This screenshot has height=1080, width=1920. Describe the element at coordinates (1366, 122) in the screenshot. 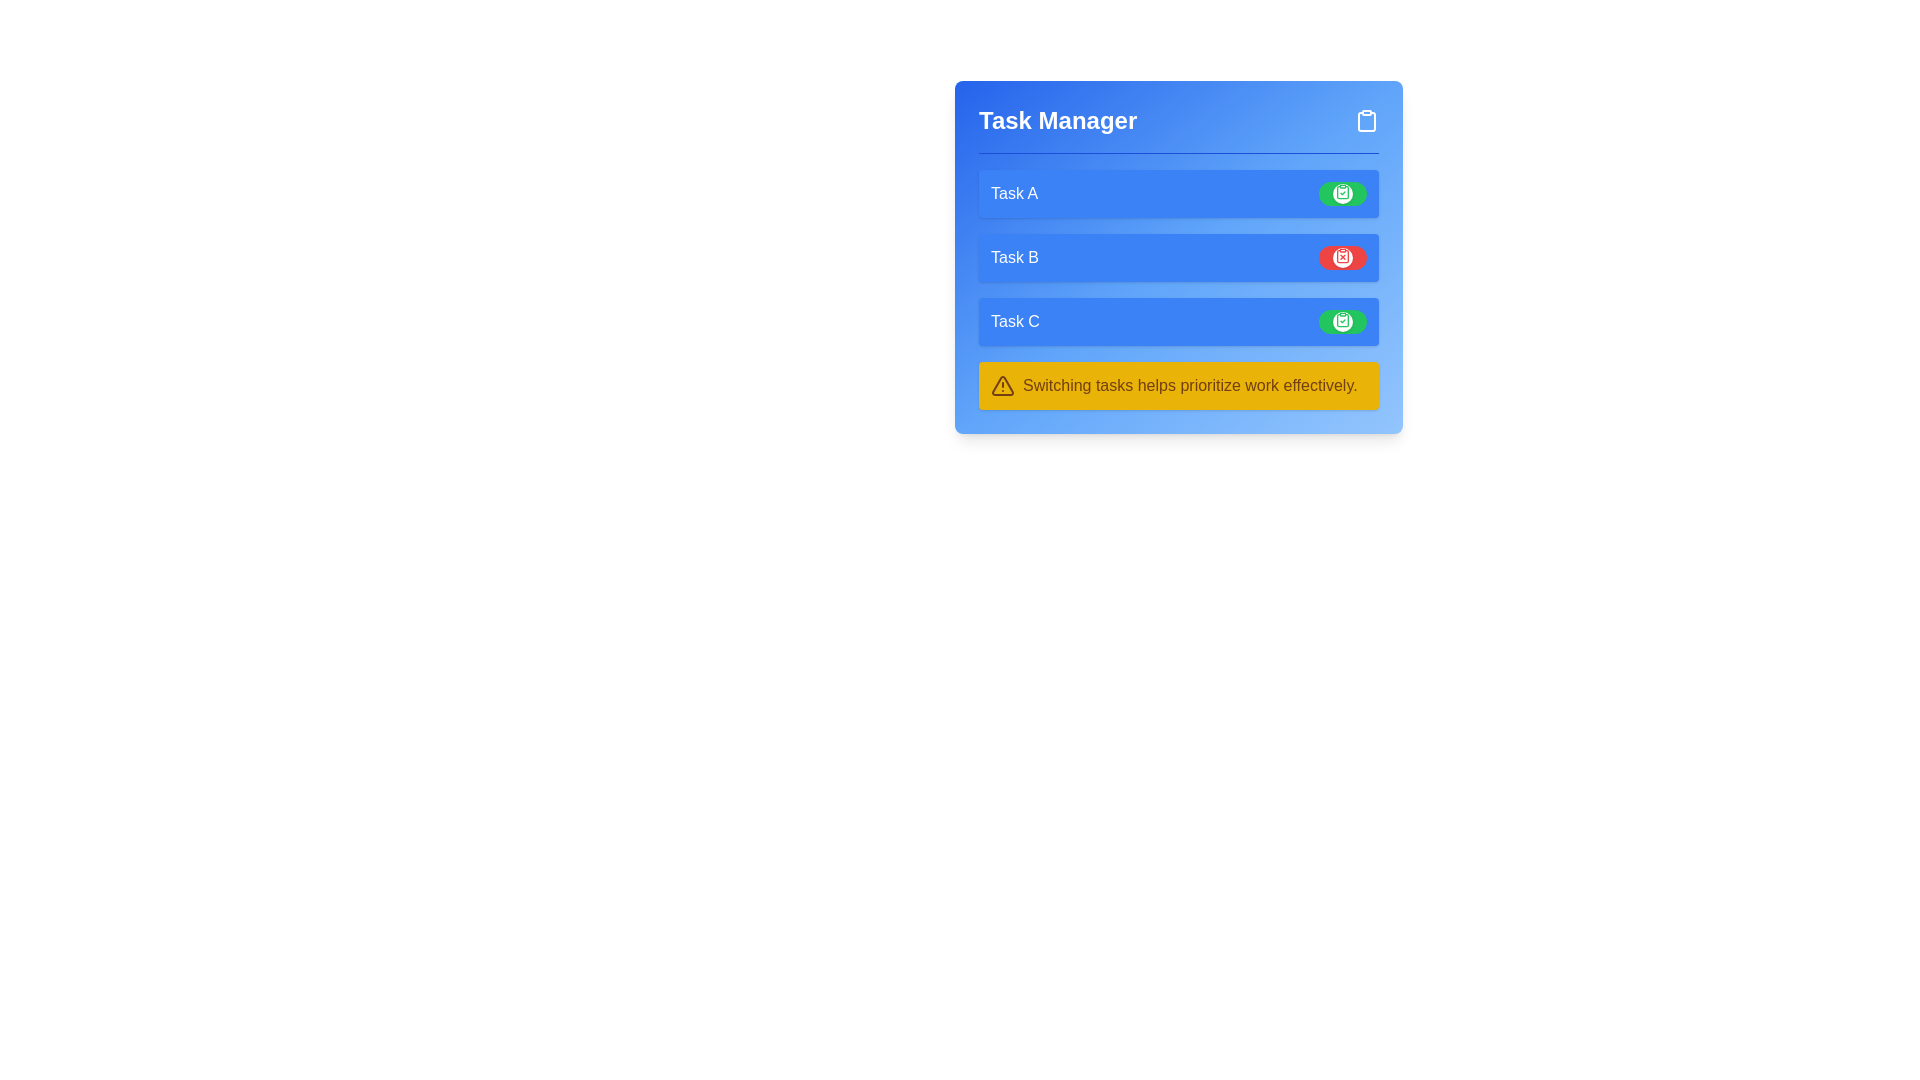

I see `the main body of the clipboard icon located in the top-right corner of the task manager interface` at that location.